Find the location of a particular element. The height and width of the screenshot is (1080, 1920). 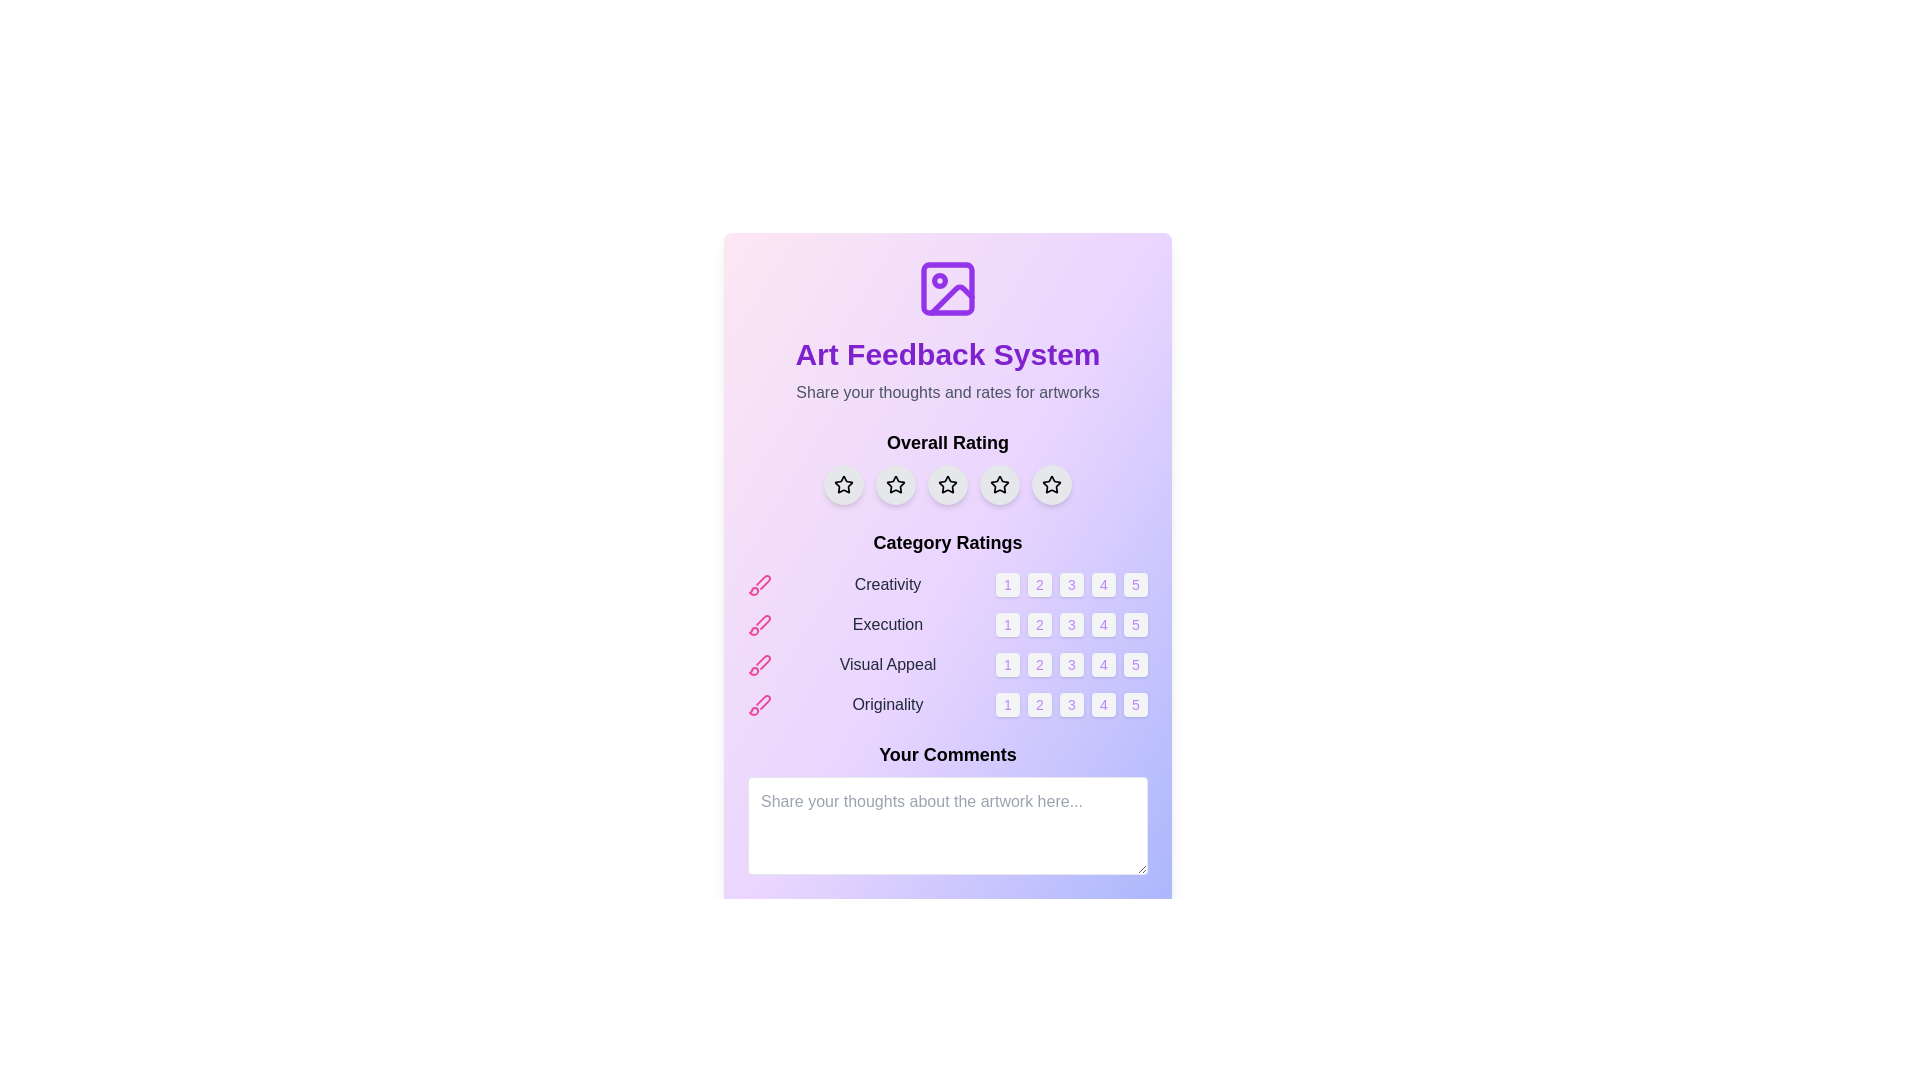

the third star-shaped button within the 'Overall Rating' section is located at coordinates (947, 485).